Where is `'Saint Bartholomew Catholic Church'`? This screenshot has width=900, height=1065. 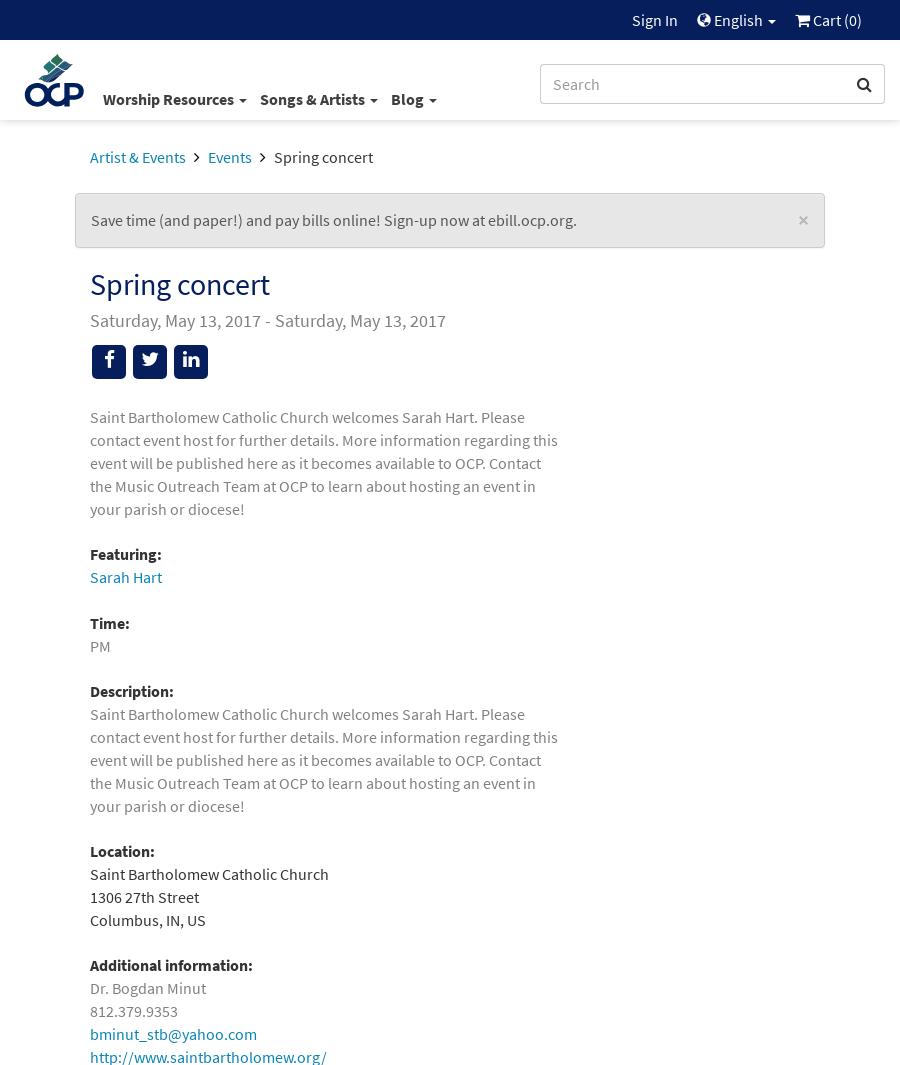 'Saint Bartholomew Catholic Church' is located at coordinates (209, 874).